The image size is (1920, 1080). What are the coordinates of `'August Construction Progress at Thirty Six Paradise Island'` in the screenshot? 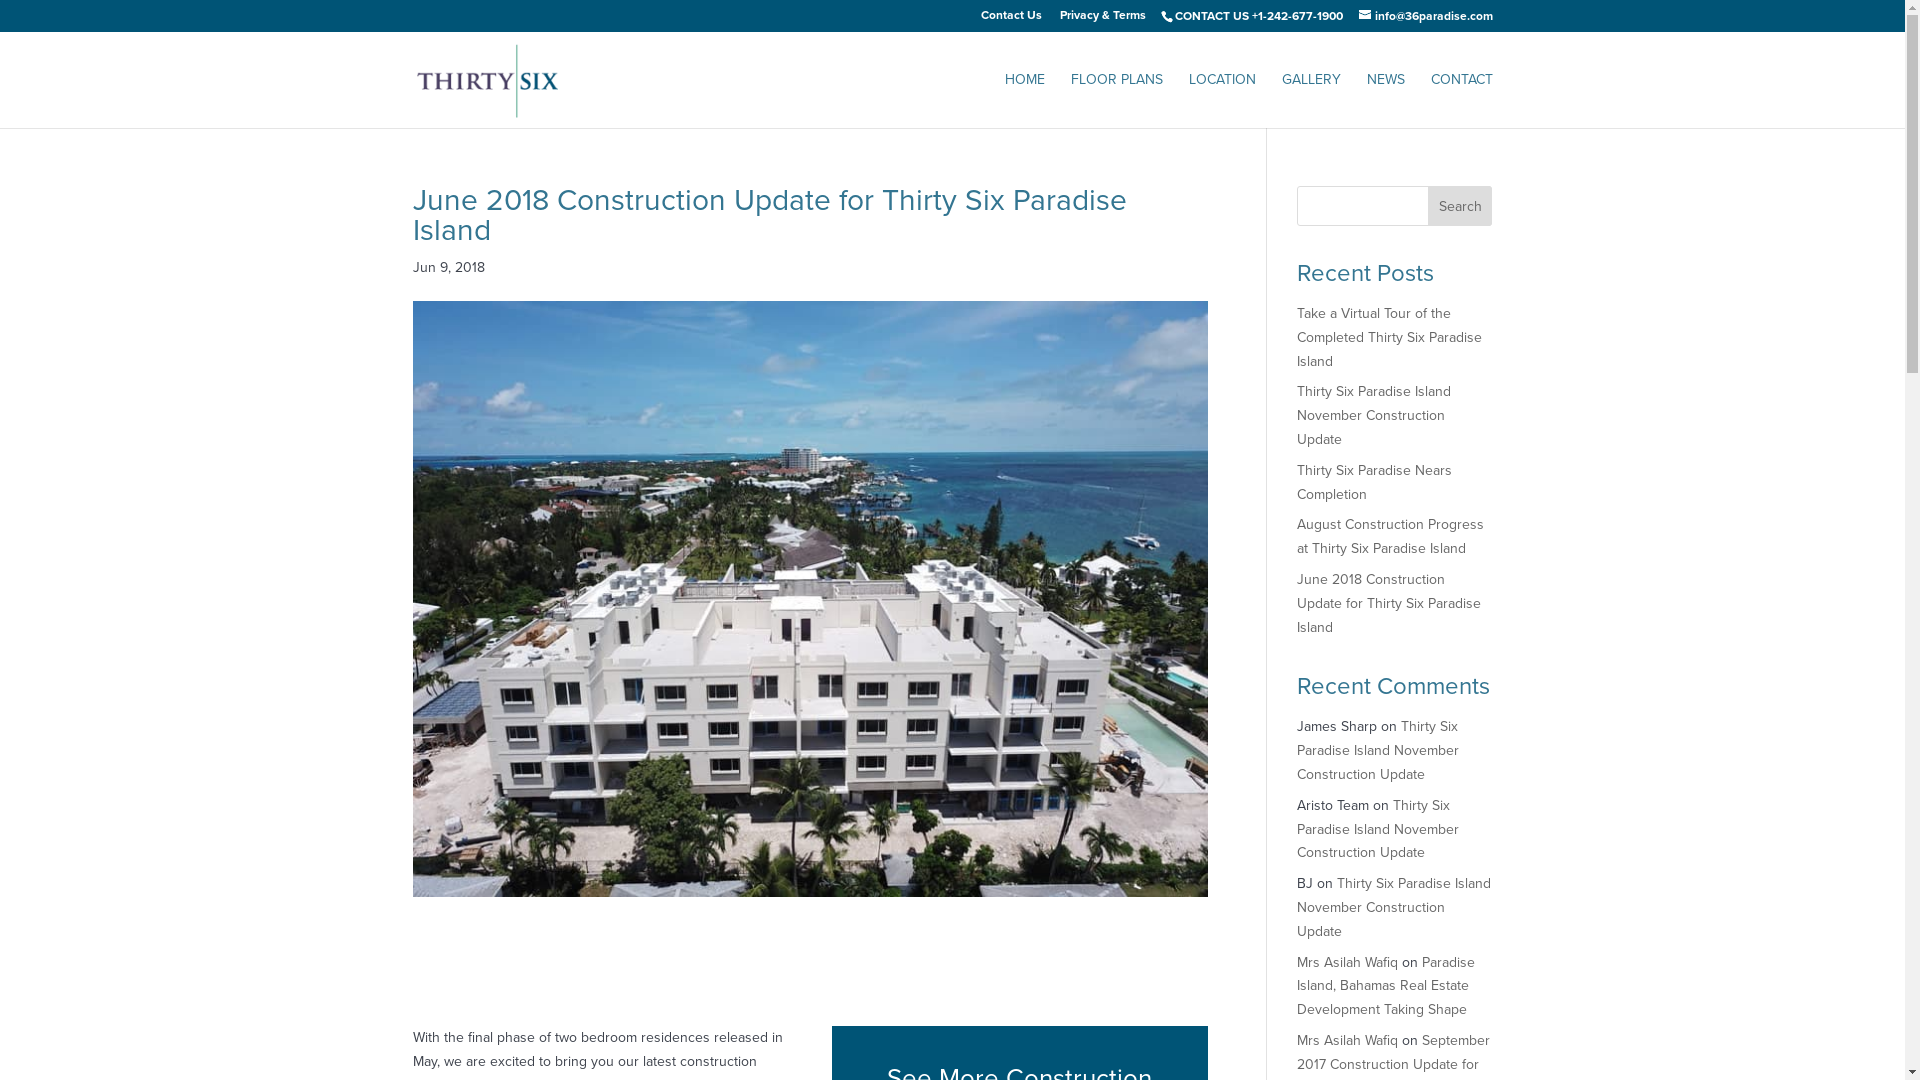 It's located at (1389, 535).